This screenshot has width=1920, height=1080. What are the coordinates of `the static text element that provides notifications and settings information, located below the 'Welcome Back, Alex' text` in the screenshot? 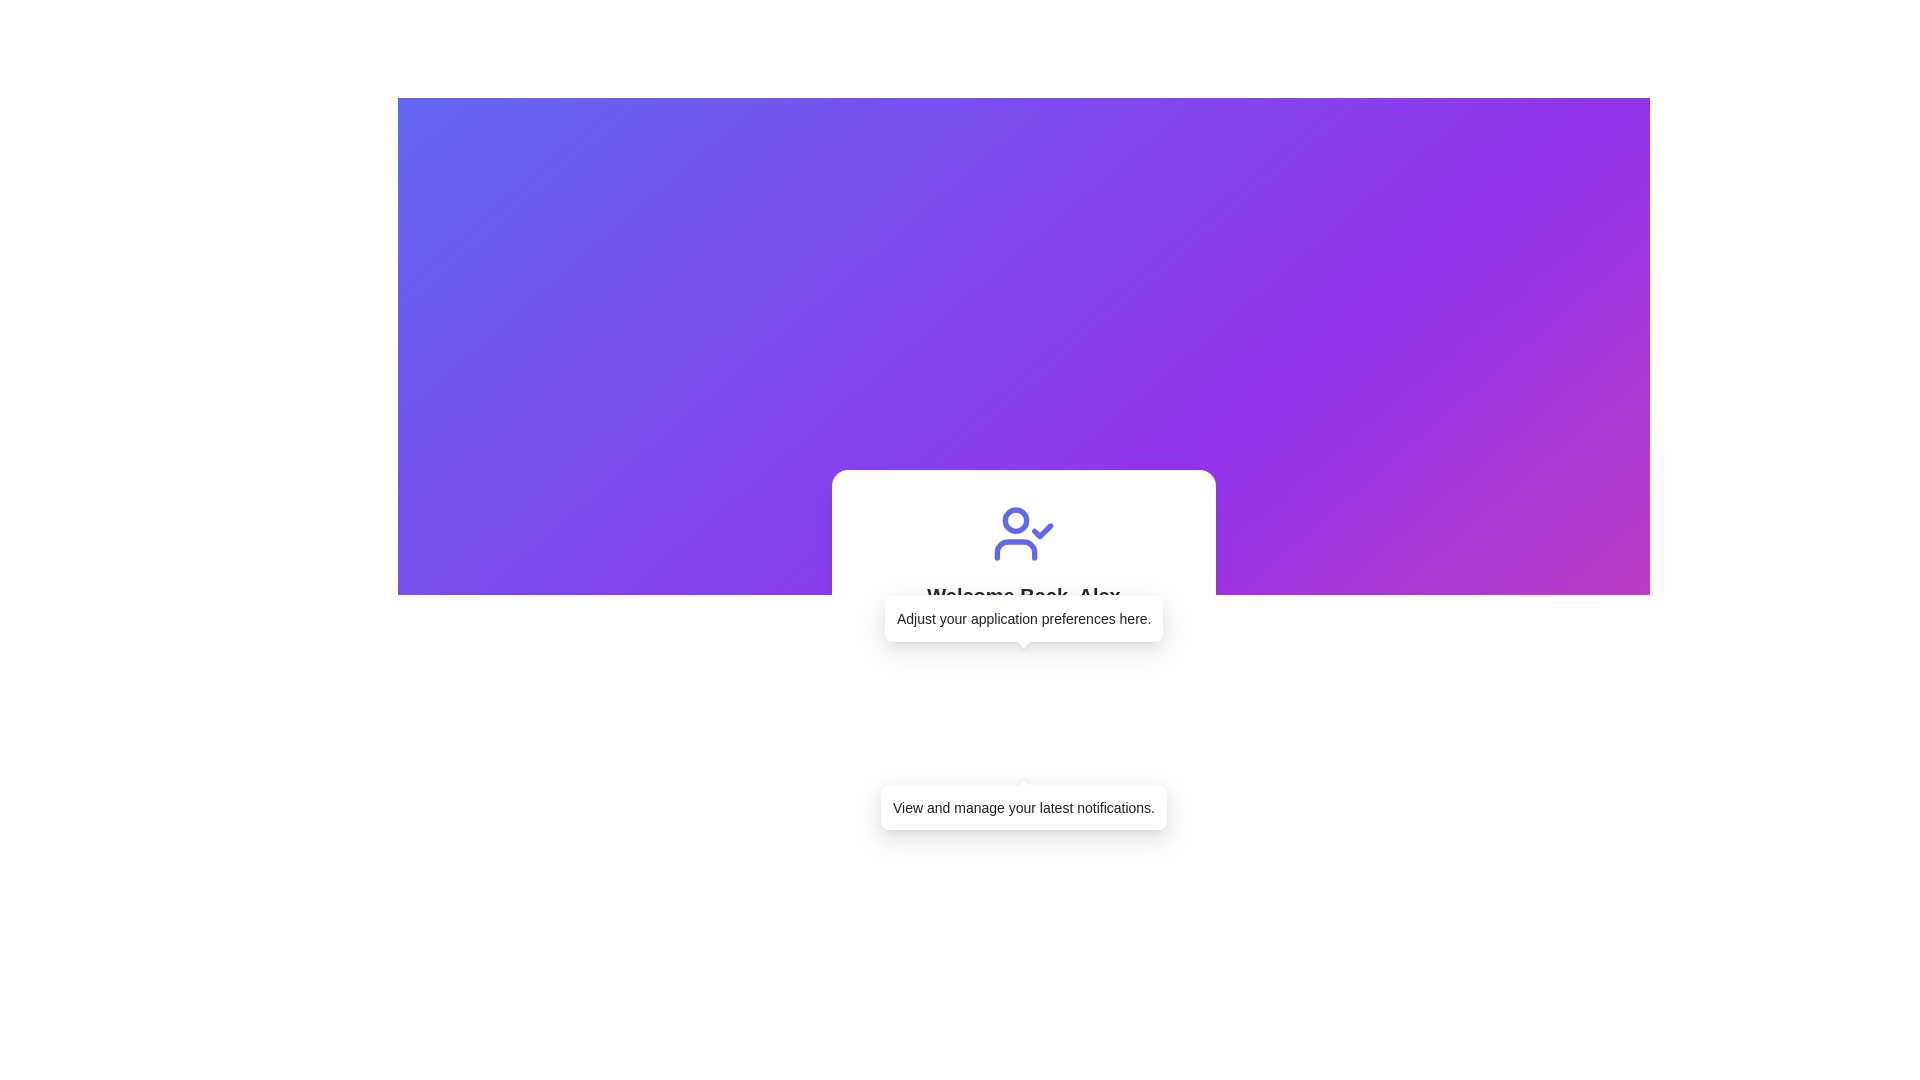 It's located at (1023, 619).